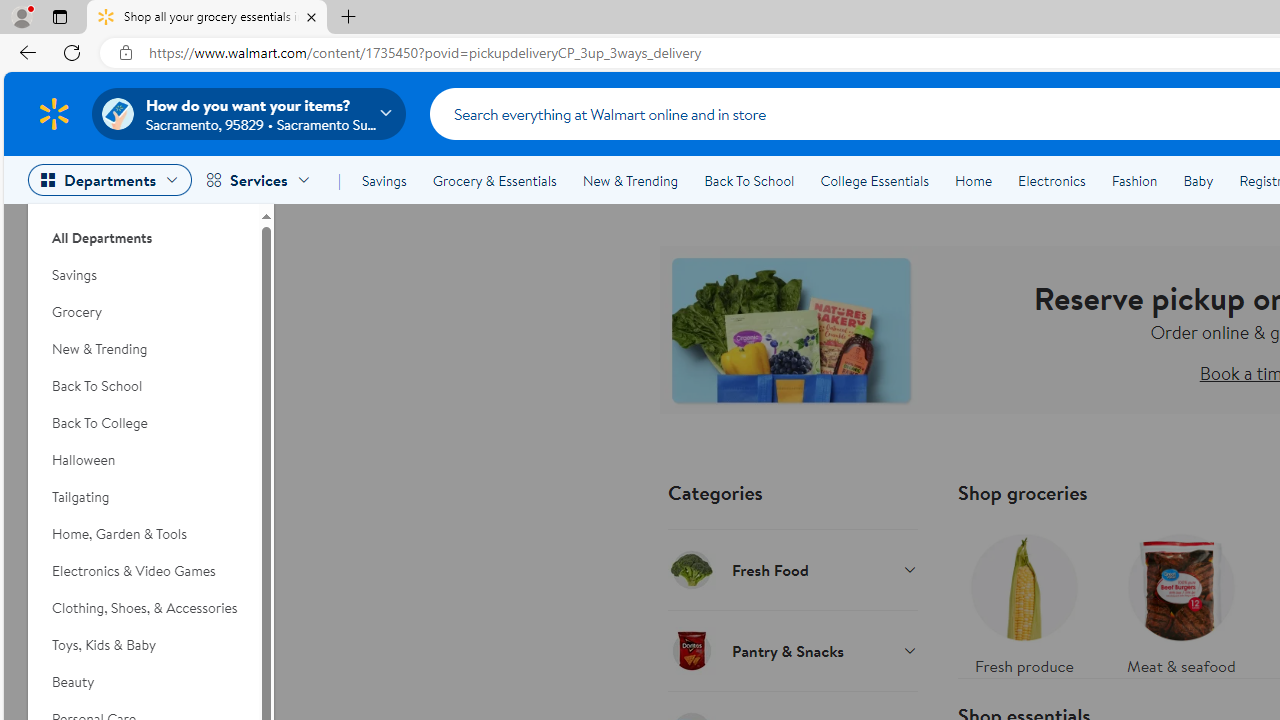 The height and width of the screenshot is (720, 1280). Describe the element at coordinates (1134, 181) in the screenshot. I see `'Fashion'` at that location.